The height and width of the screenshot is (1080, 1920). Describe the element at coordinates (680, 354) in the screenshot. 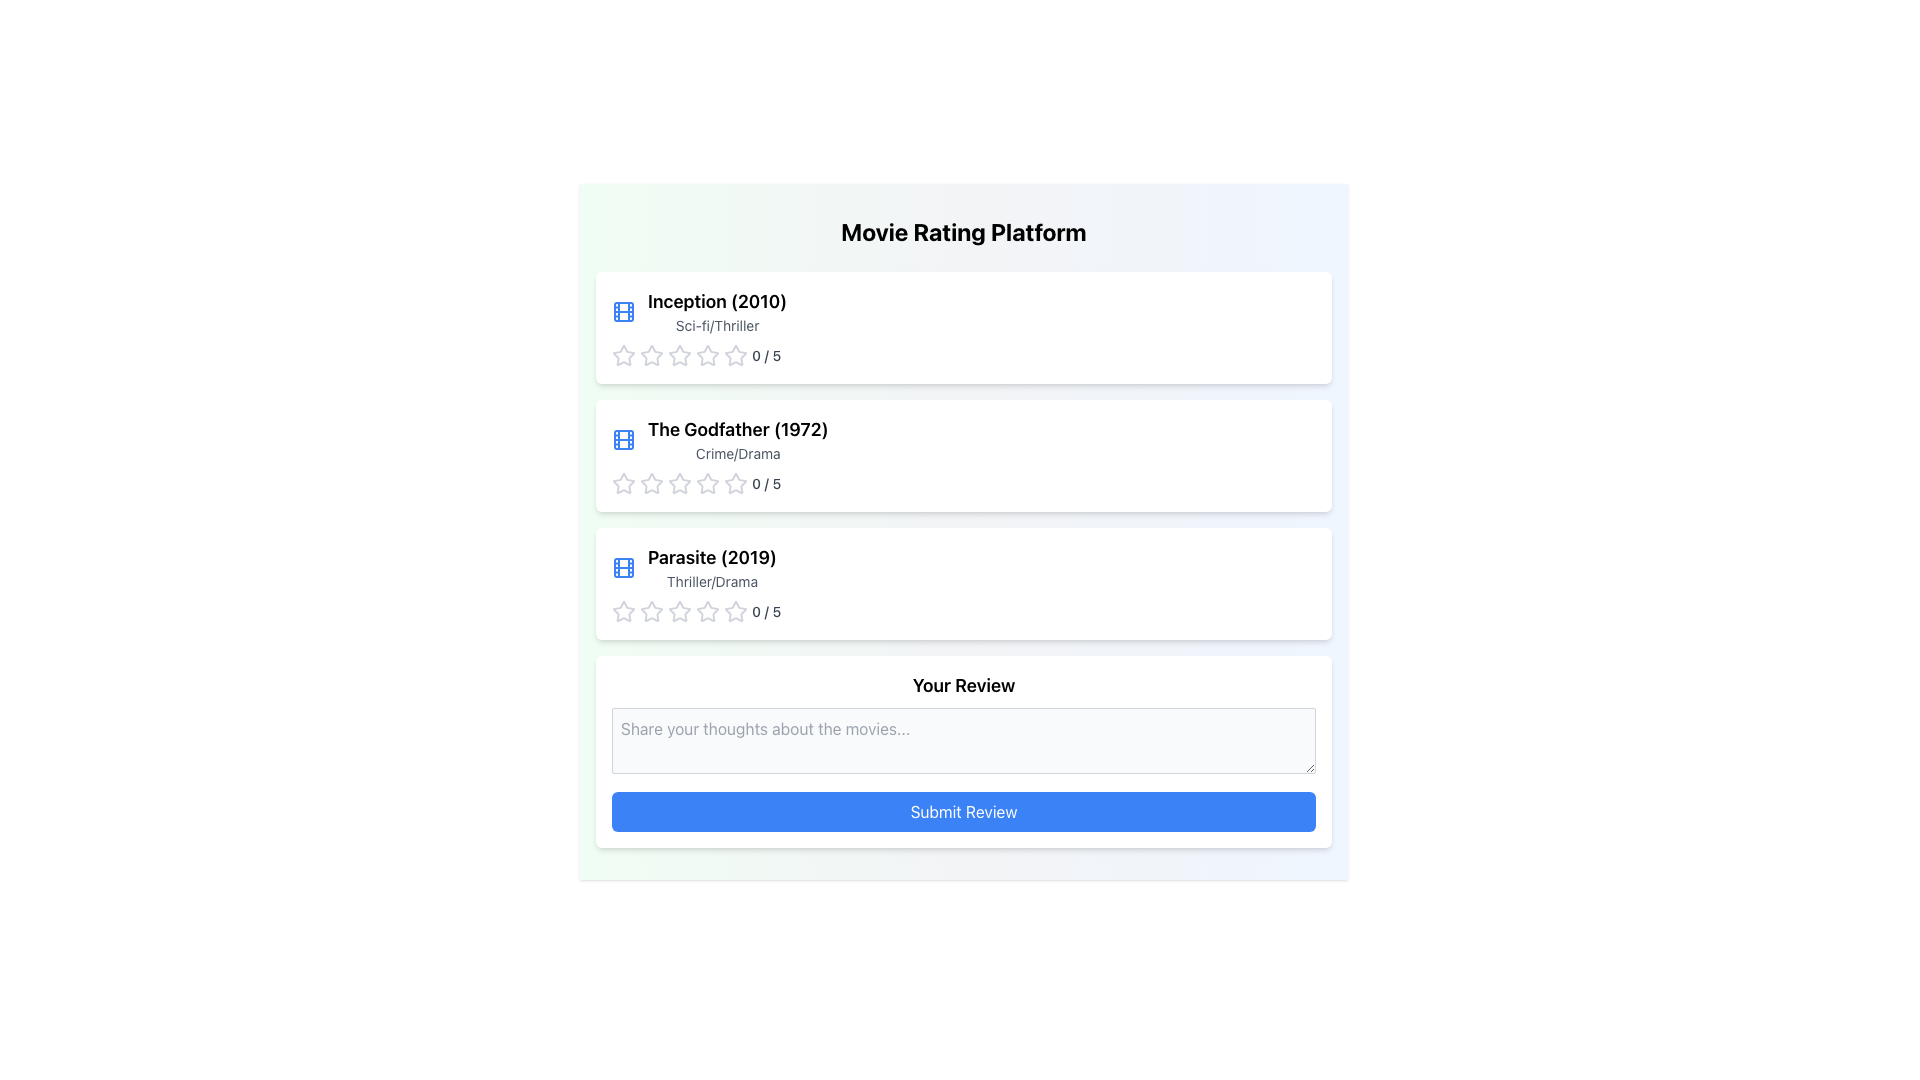

I see `the first star rating icon for the movie 'Inception (2010)', which allows the user to assign a 1-star rating` at that location.